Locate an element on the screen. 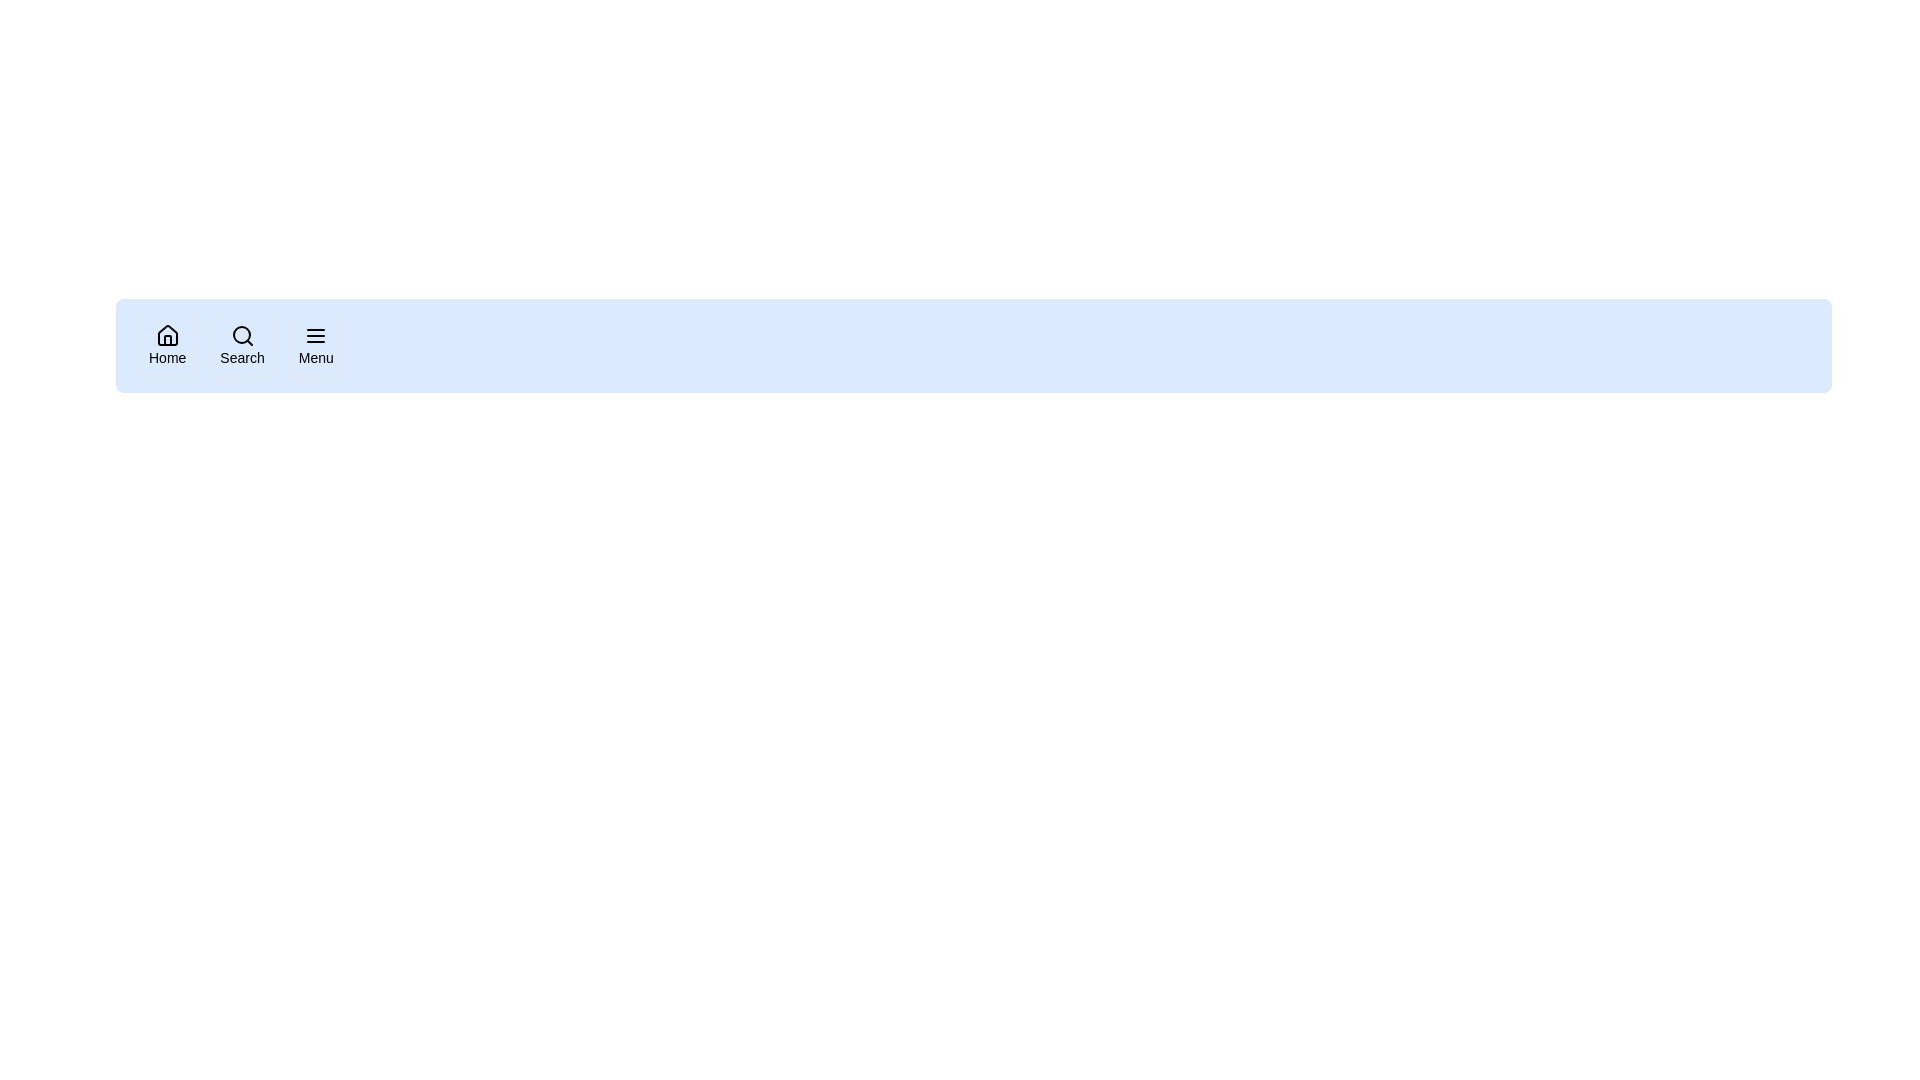 The image size is (1920, 1080). the 'Home' navigation icon located on the leftmost side of the horizontal navigation bar is located at coordinates (167, 334).